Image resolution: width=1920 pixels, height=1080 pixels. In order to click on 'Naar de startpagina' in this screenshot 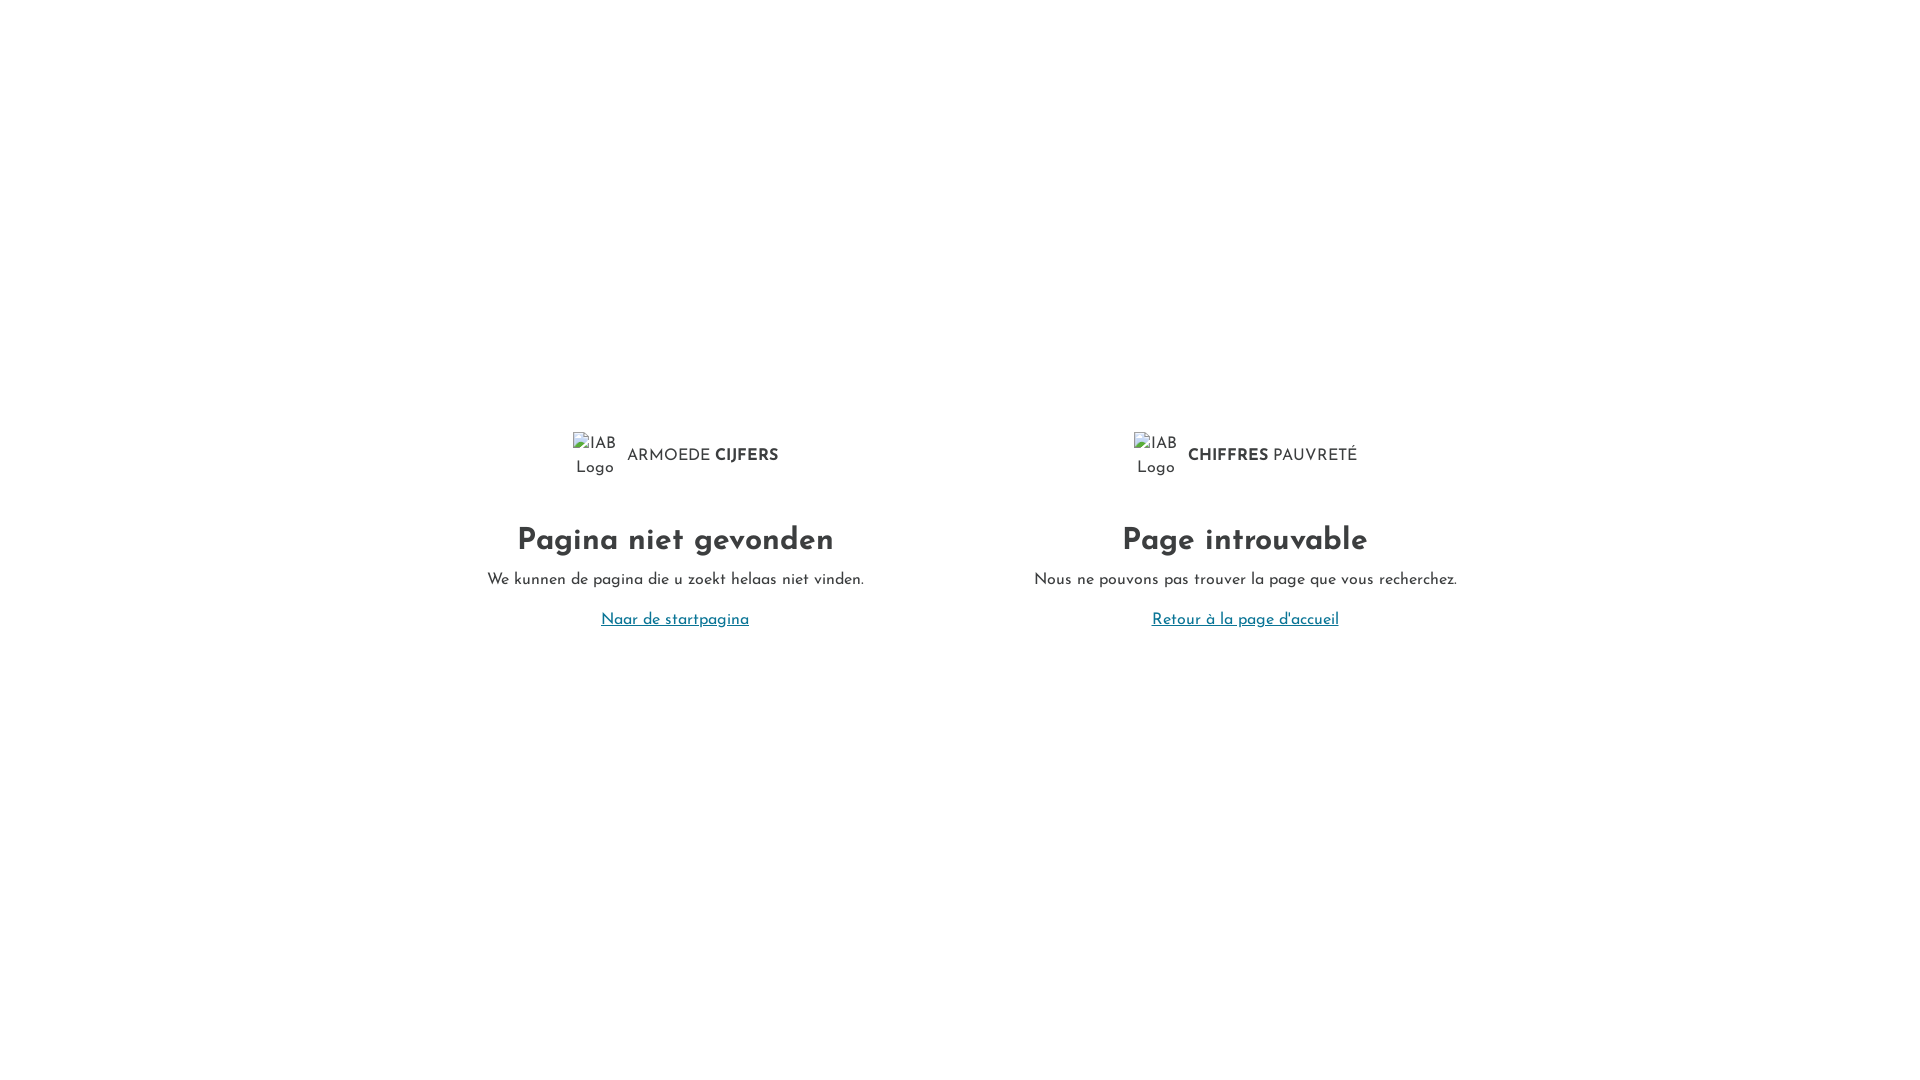, I will do `click(675, 619)`.